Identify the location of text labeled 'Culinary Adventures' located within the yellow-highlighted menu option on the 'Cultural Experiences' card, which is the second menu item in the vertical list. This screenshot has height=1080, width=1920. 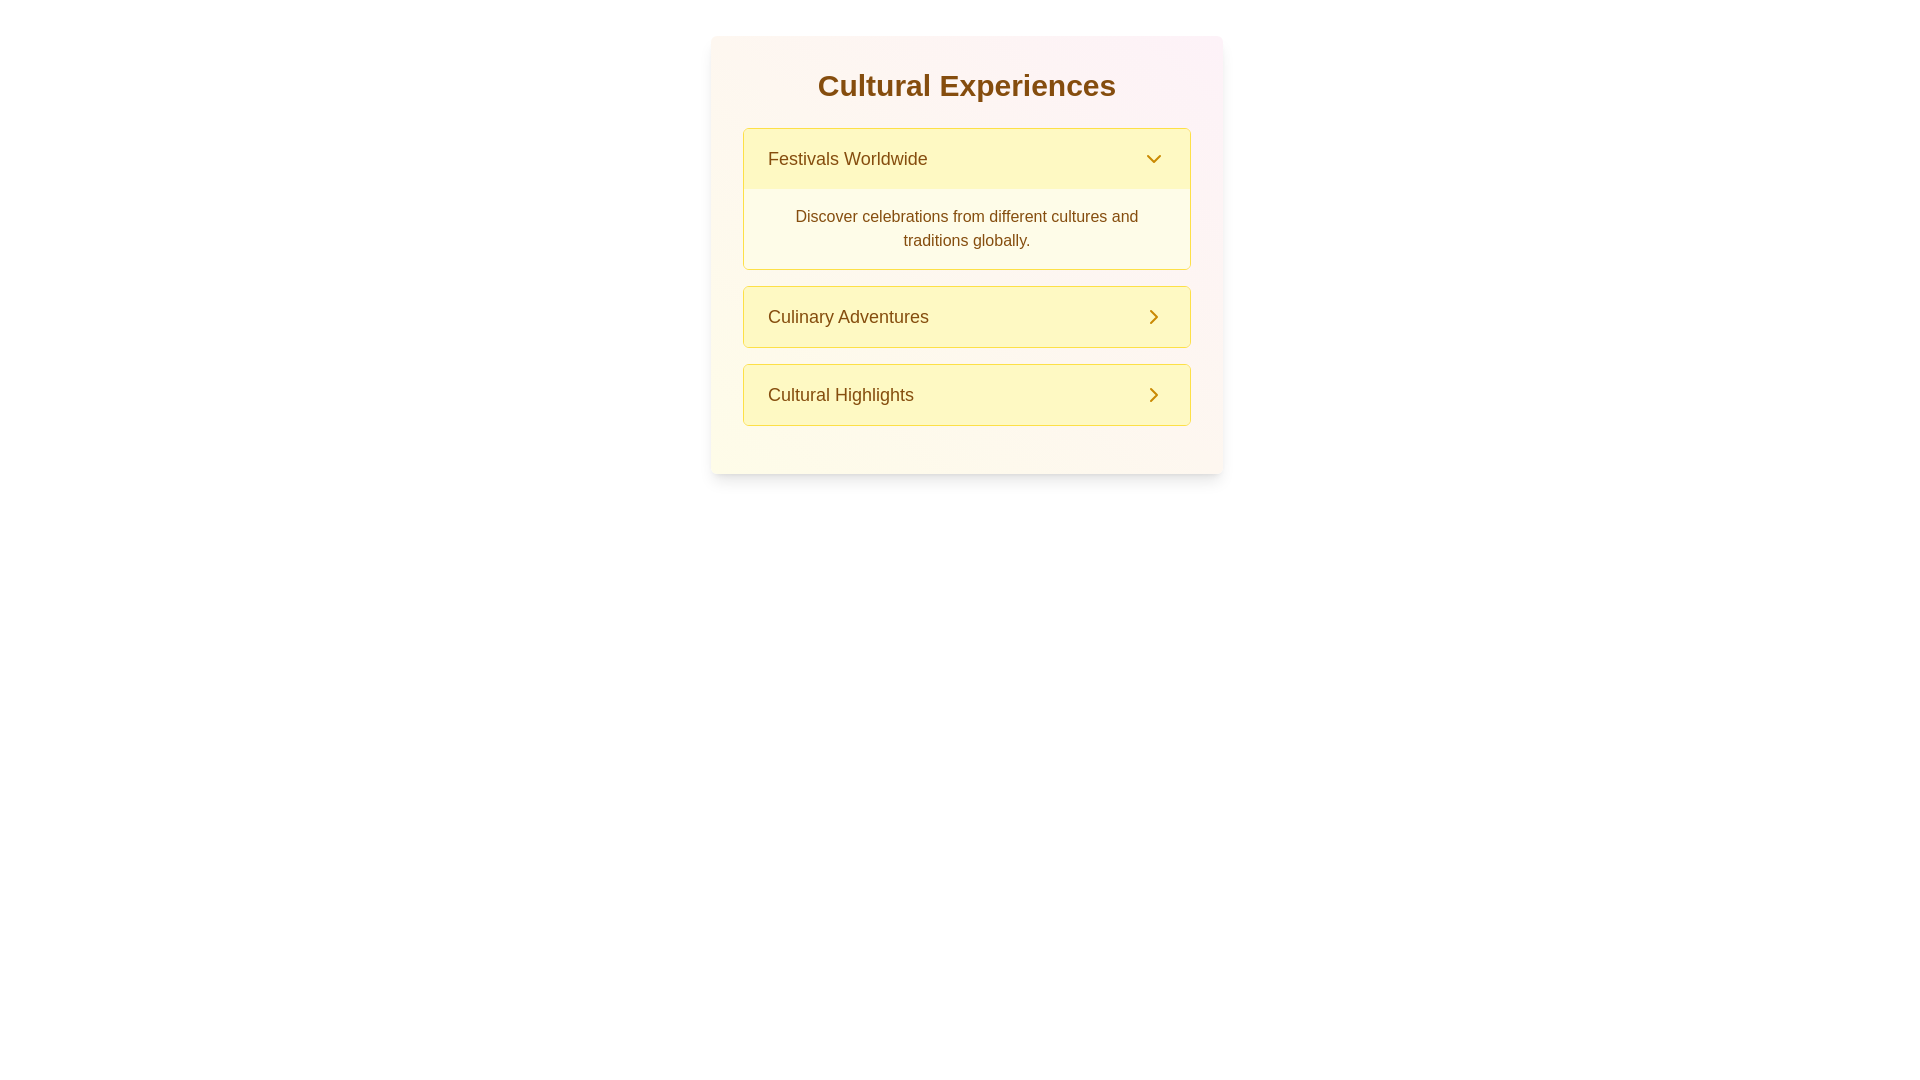
(848, 315).